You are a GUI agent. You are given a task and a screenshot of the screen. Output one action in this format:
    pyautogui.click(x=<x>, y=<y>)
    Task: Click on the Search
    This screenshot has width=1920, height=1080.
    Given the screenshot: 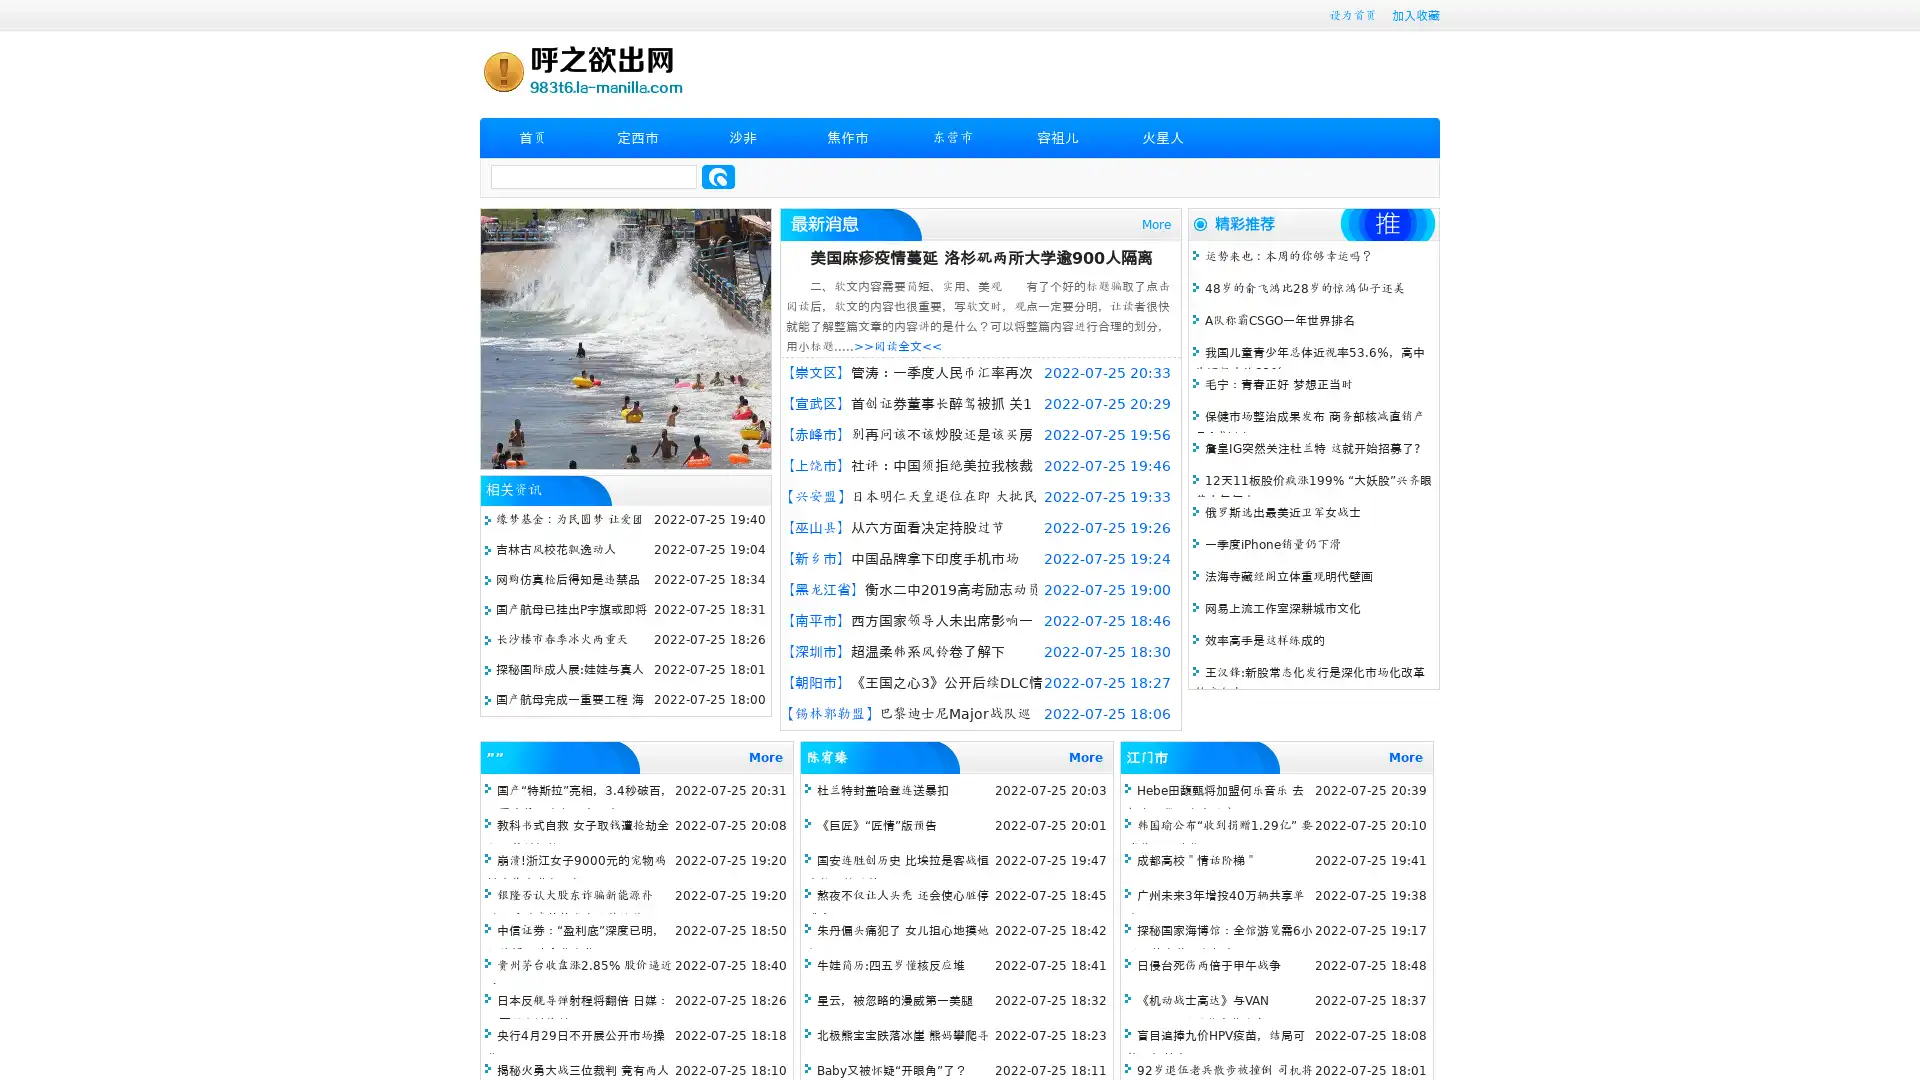 What is the action you would take?
    pyautogui.click(x=718, y=176)
    